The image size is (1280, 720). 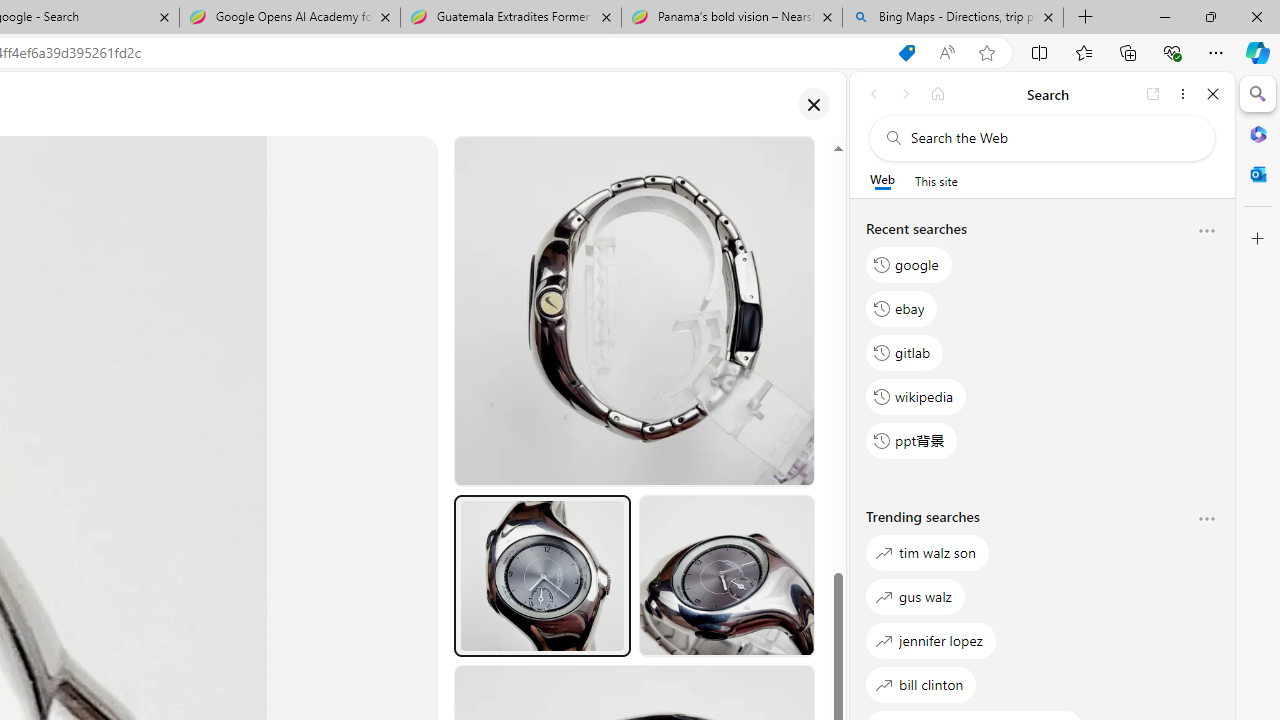 I want to click on 'This site scope', so click(x=935, y=180).